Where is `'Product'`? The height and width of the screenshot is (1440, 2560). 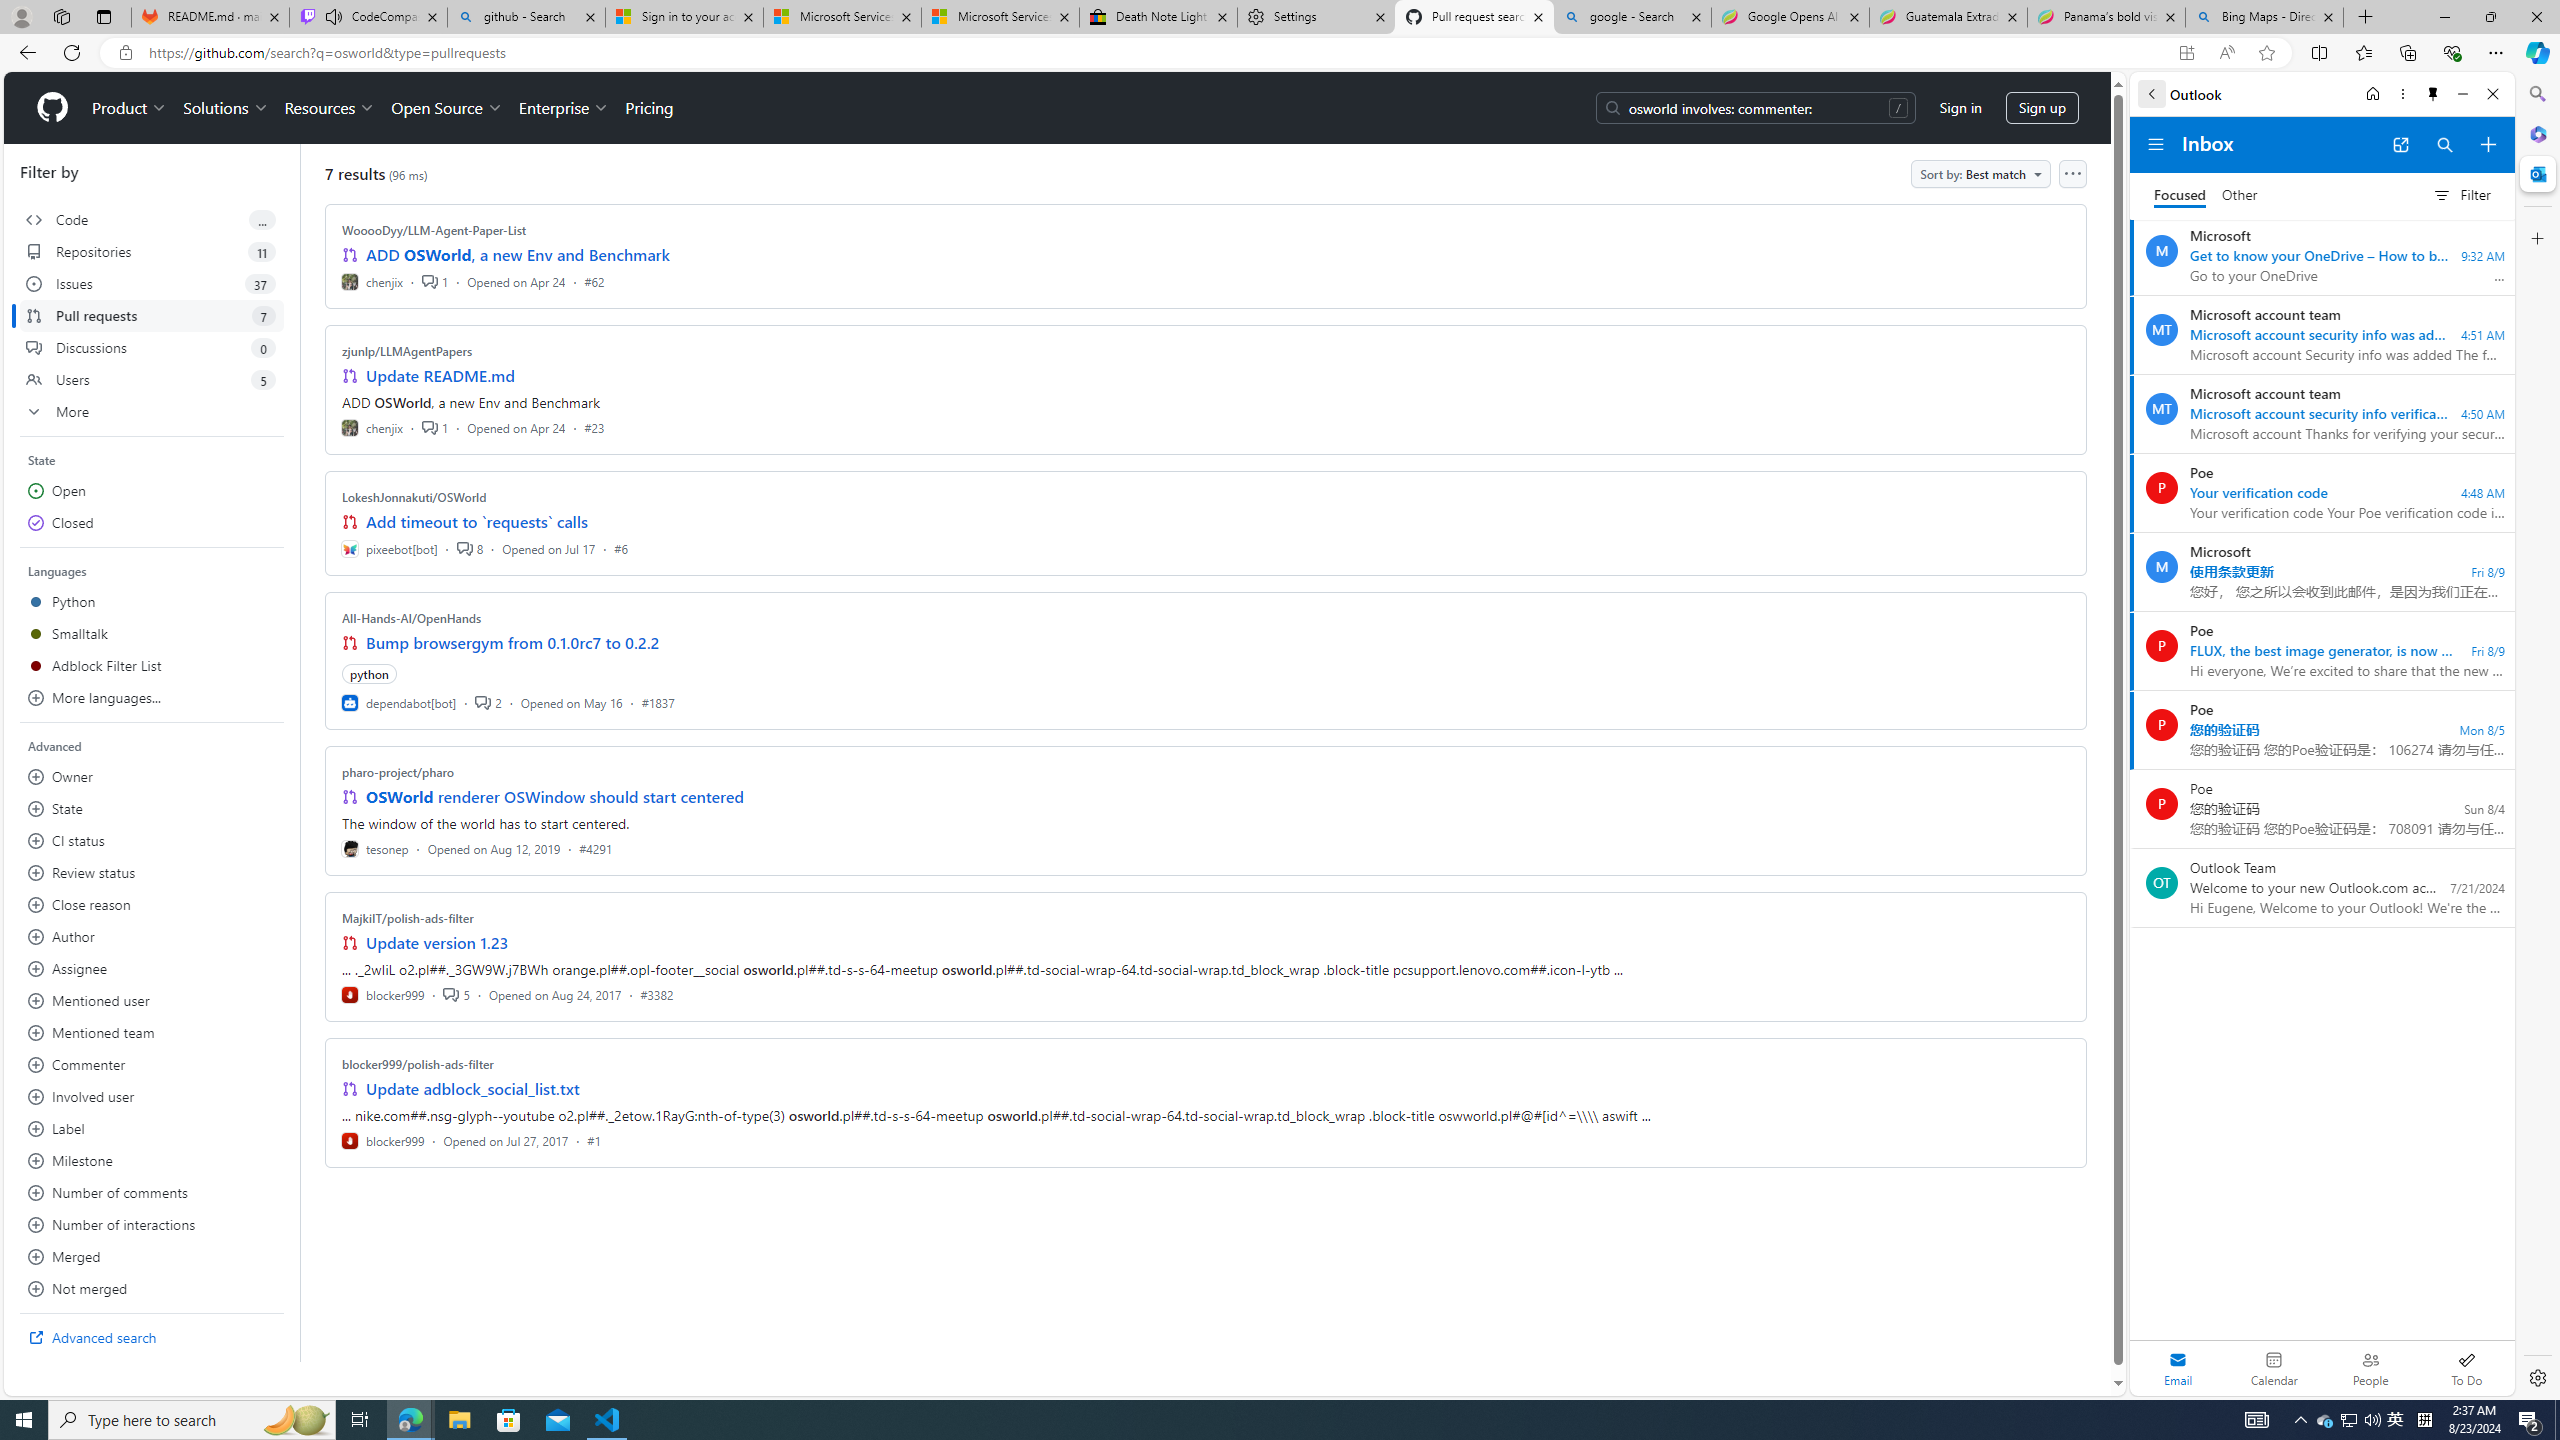
'Product' is located at coordinates (130, 107).